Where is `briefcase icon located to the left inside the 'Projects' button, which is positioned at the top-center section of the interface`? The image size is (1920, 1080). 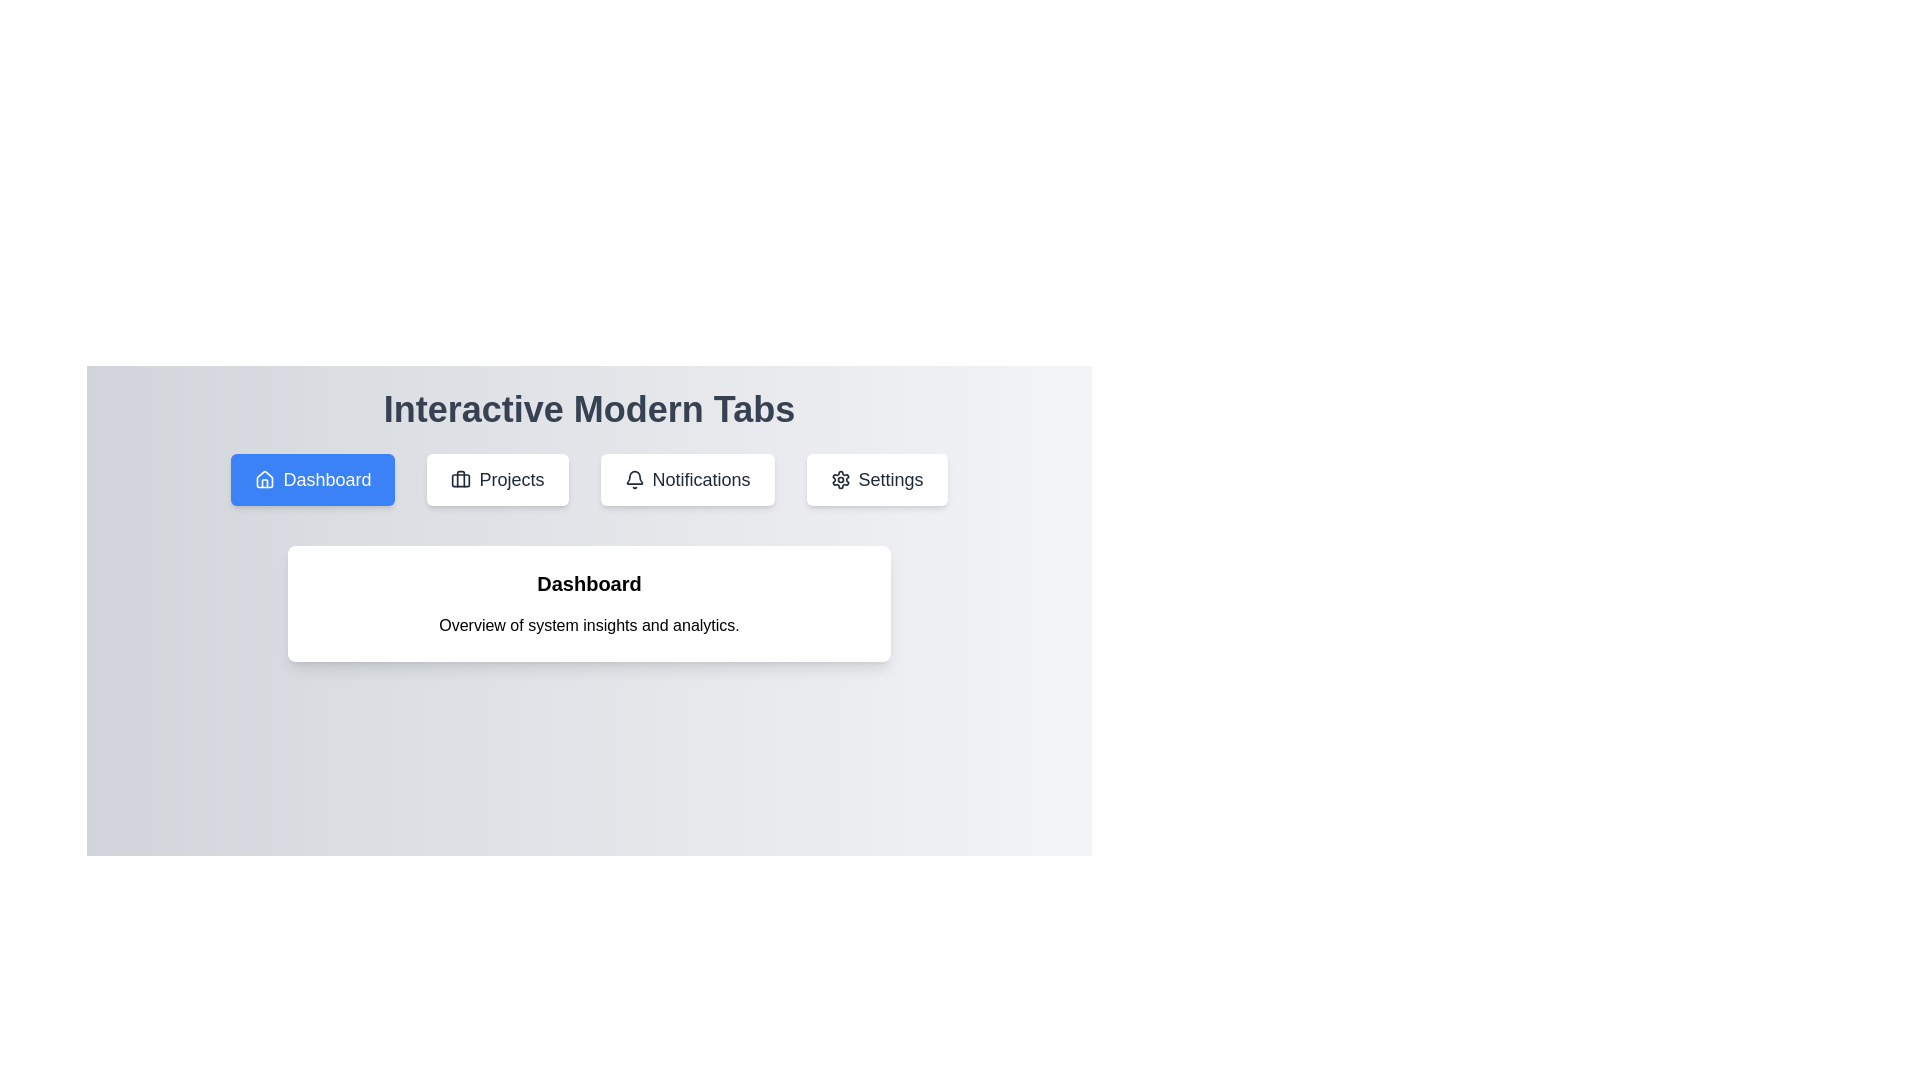 briefcase icon located to the left inside the 'Projects' button, which is positioned at the top-center section of the interface is located at coordinates (460, 479).